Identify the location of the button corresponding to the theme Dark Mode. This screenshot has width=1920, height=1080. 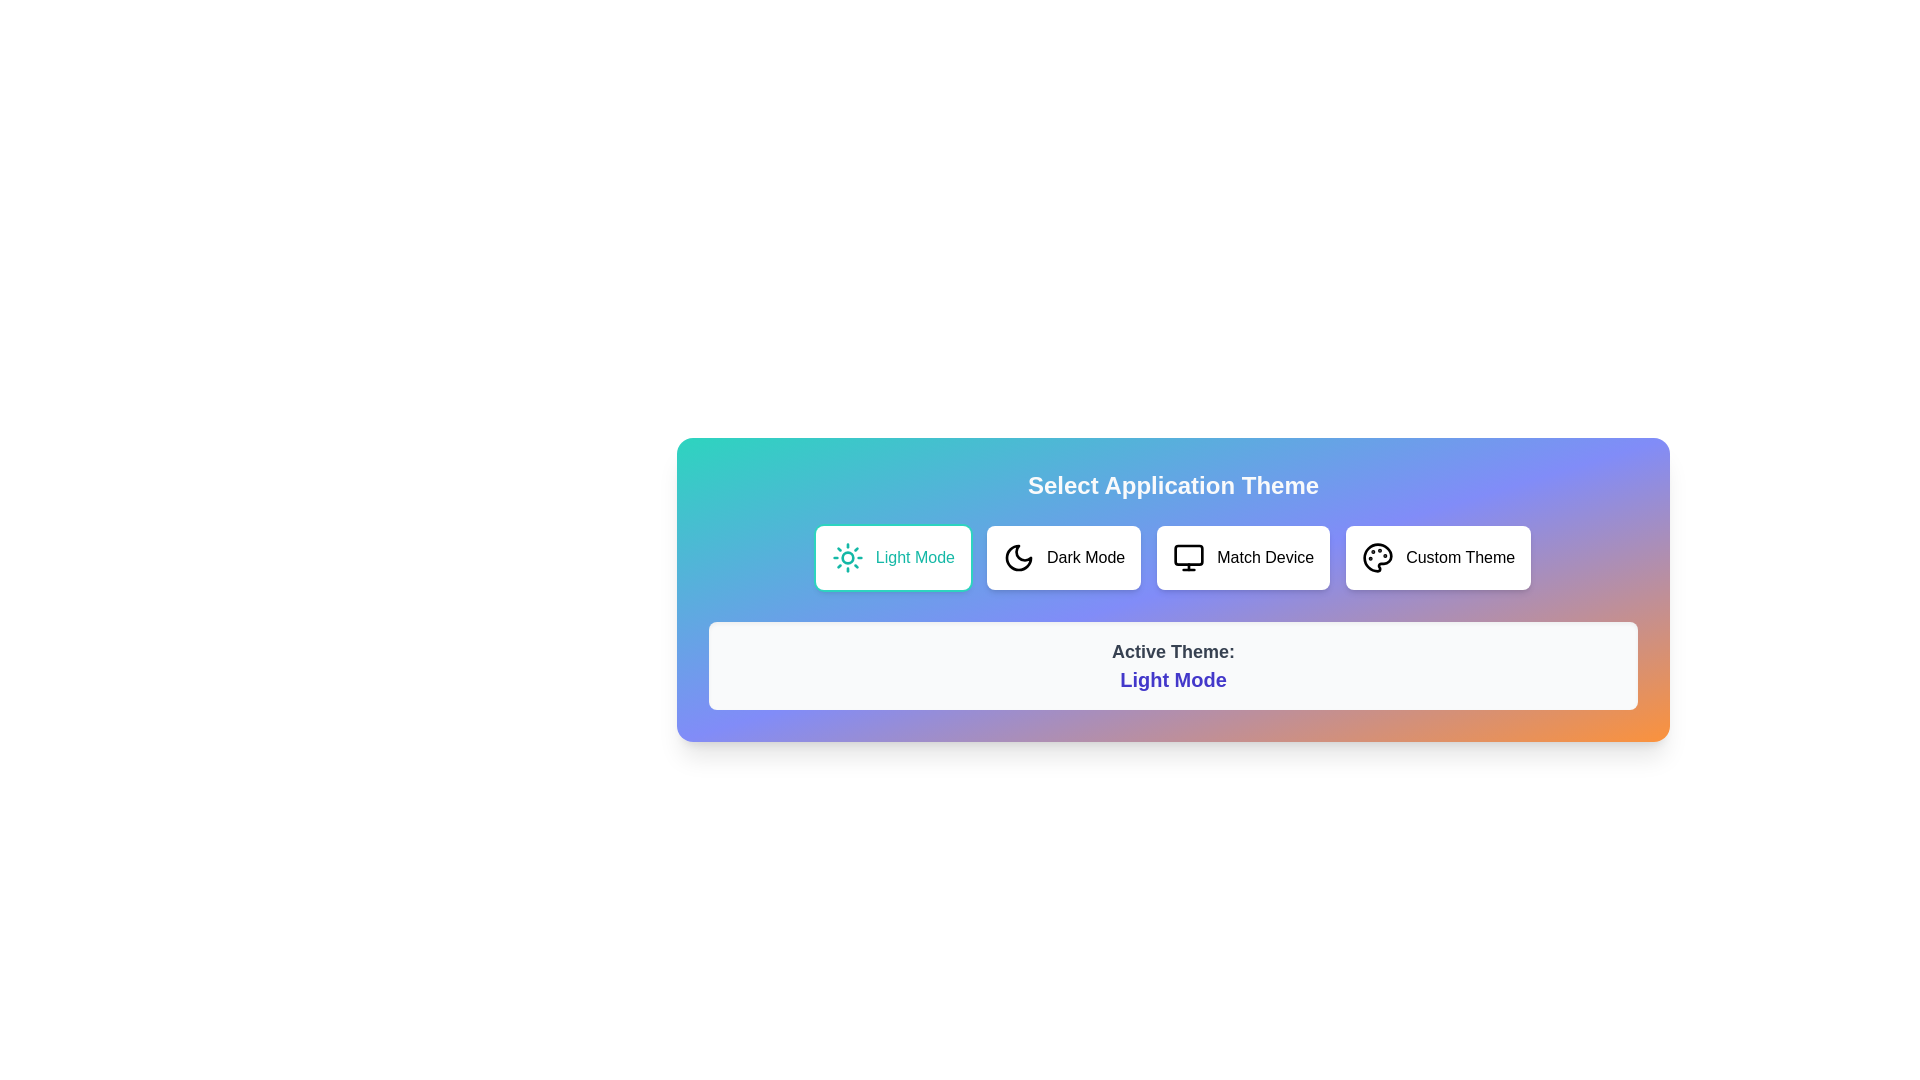
(1063, 558).